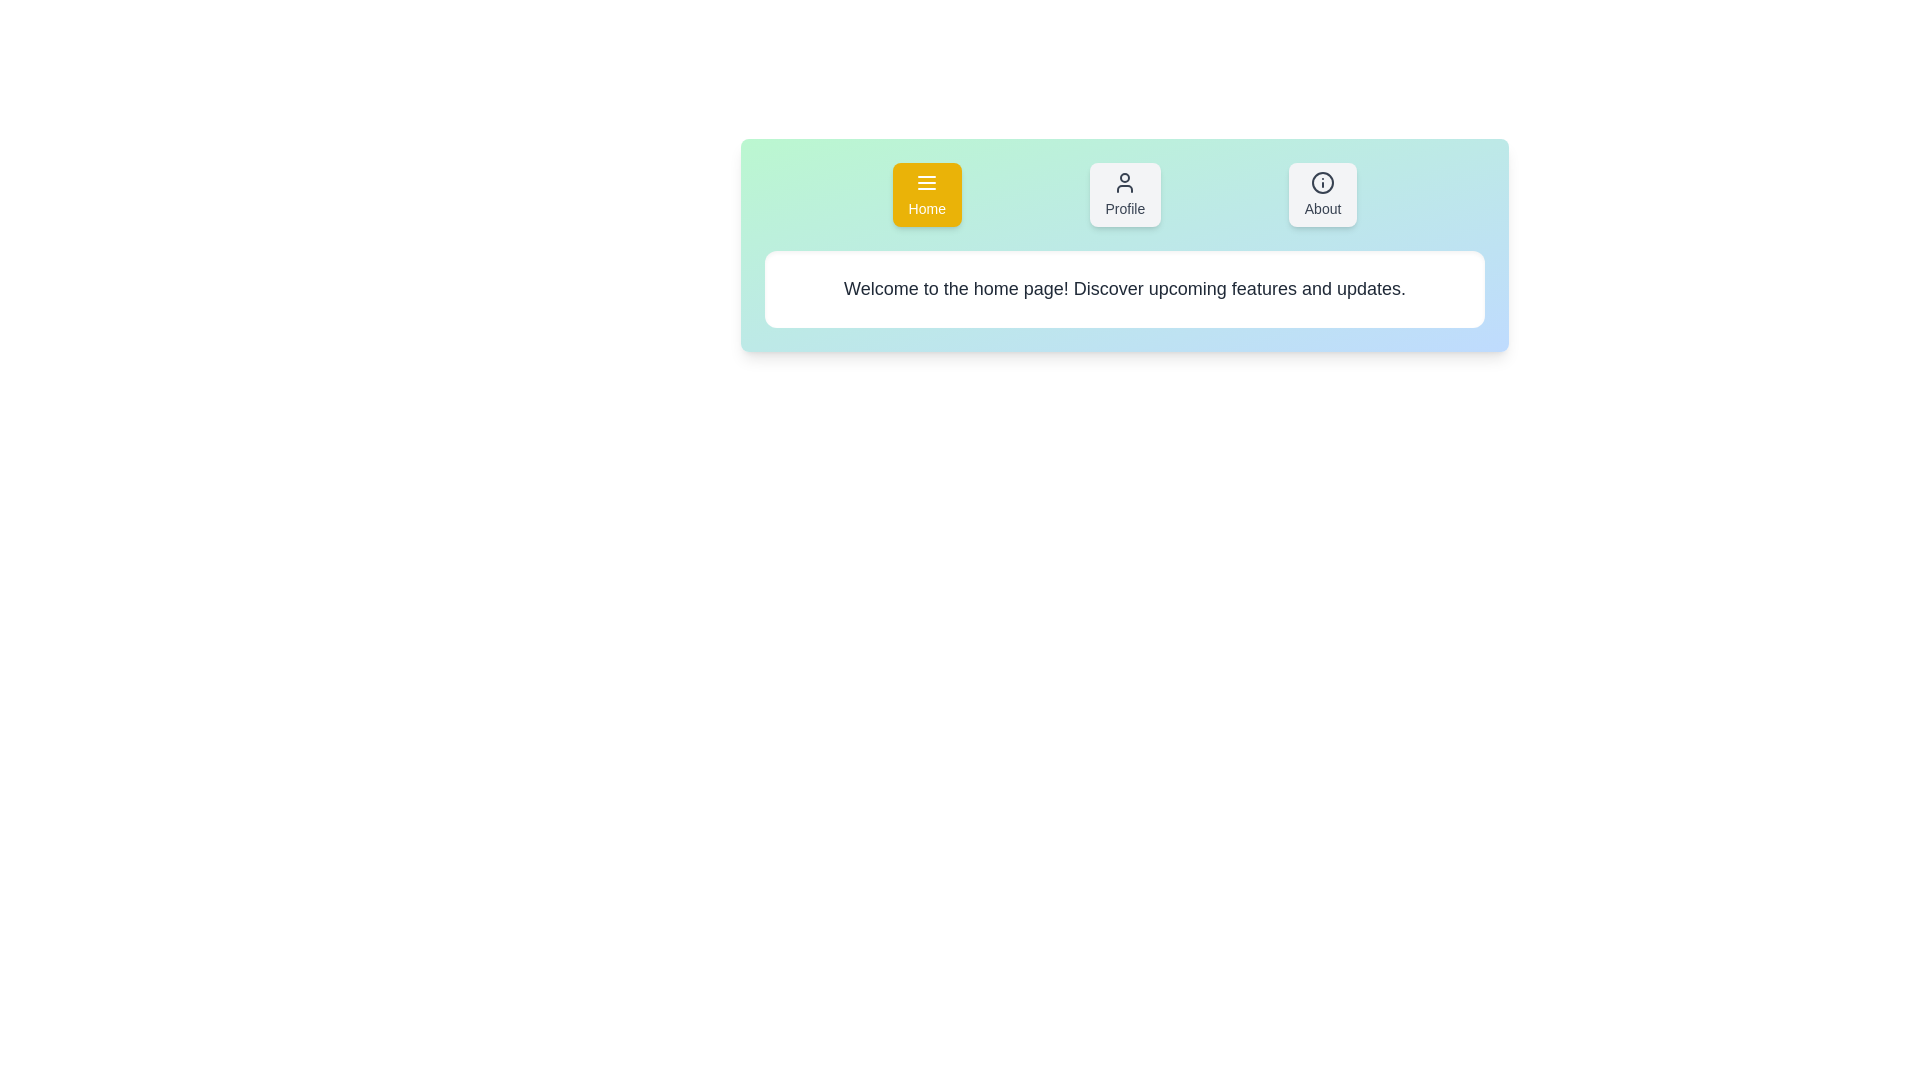  Describe the element at coordinates (926, 195) in the screenshot. I see `the Home tab to activate it` at that location.